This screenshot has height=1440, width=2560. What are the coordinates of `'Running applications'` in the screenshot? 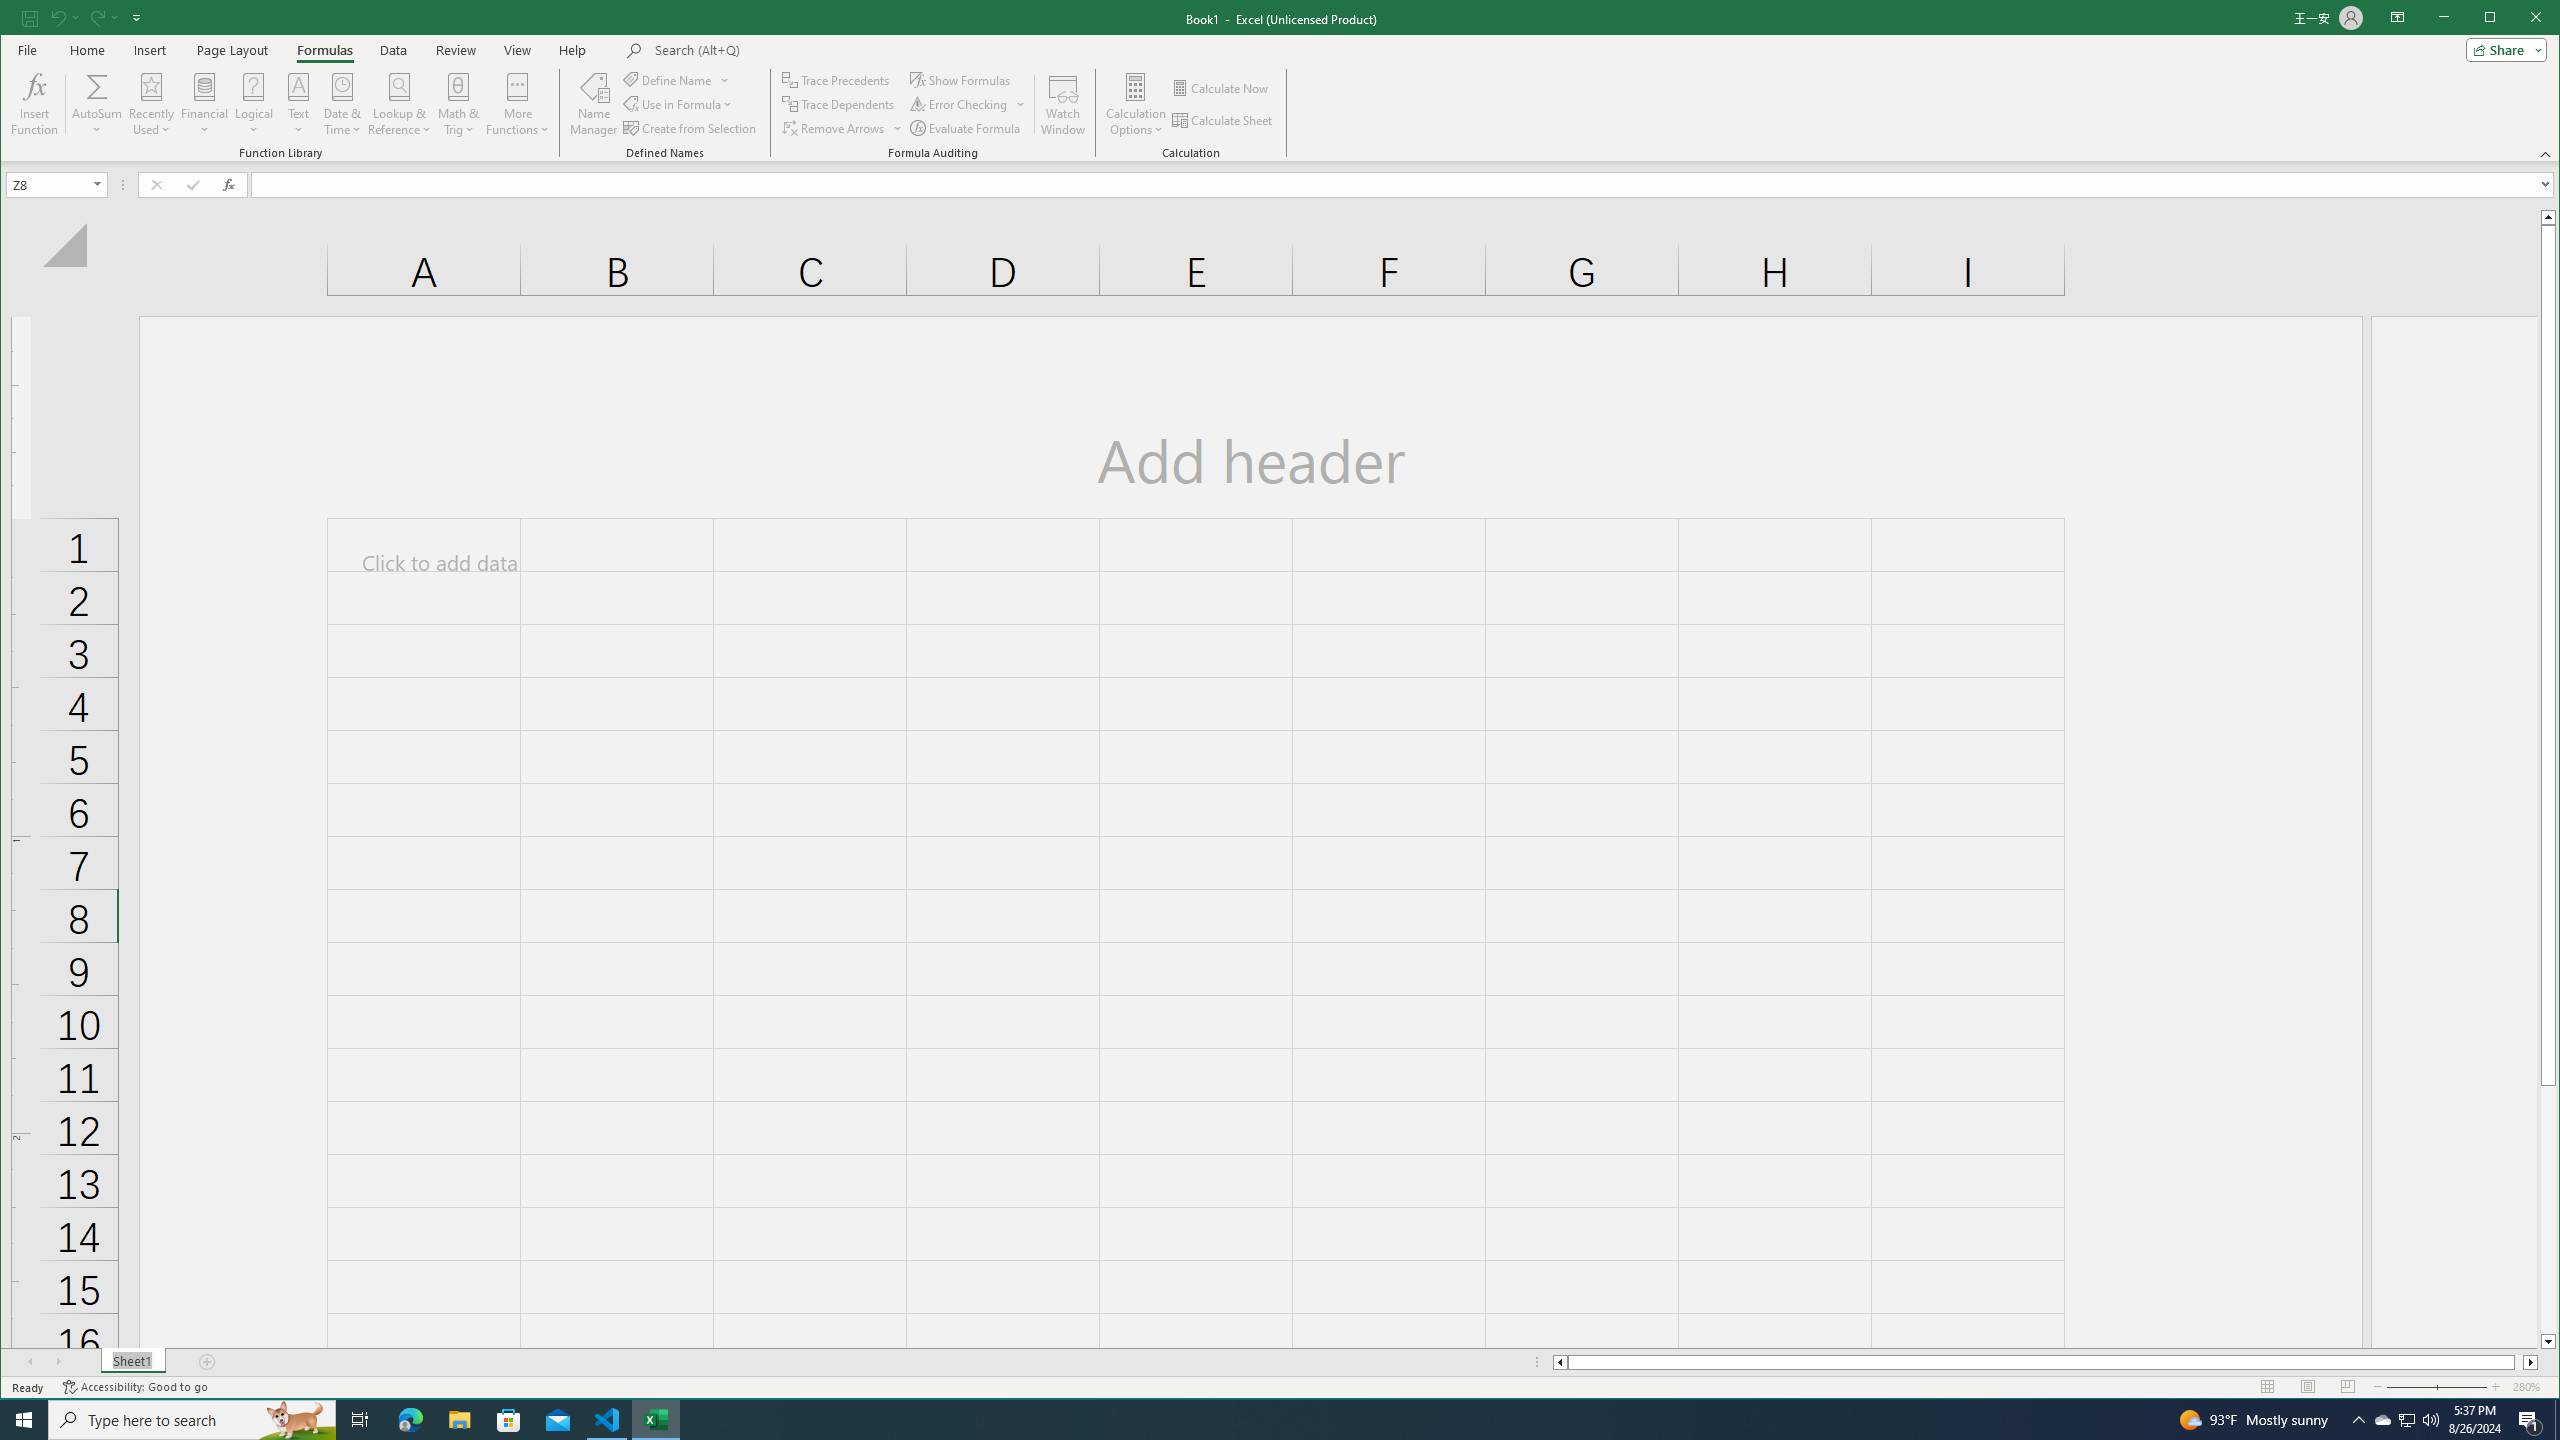 It's located at (1261, 1418).